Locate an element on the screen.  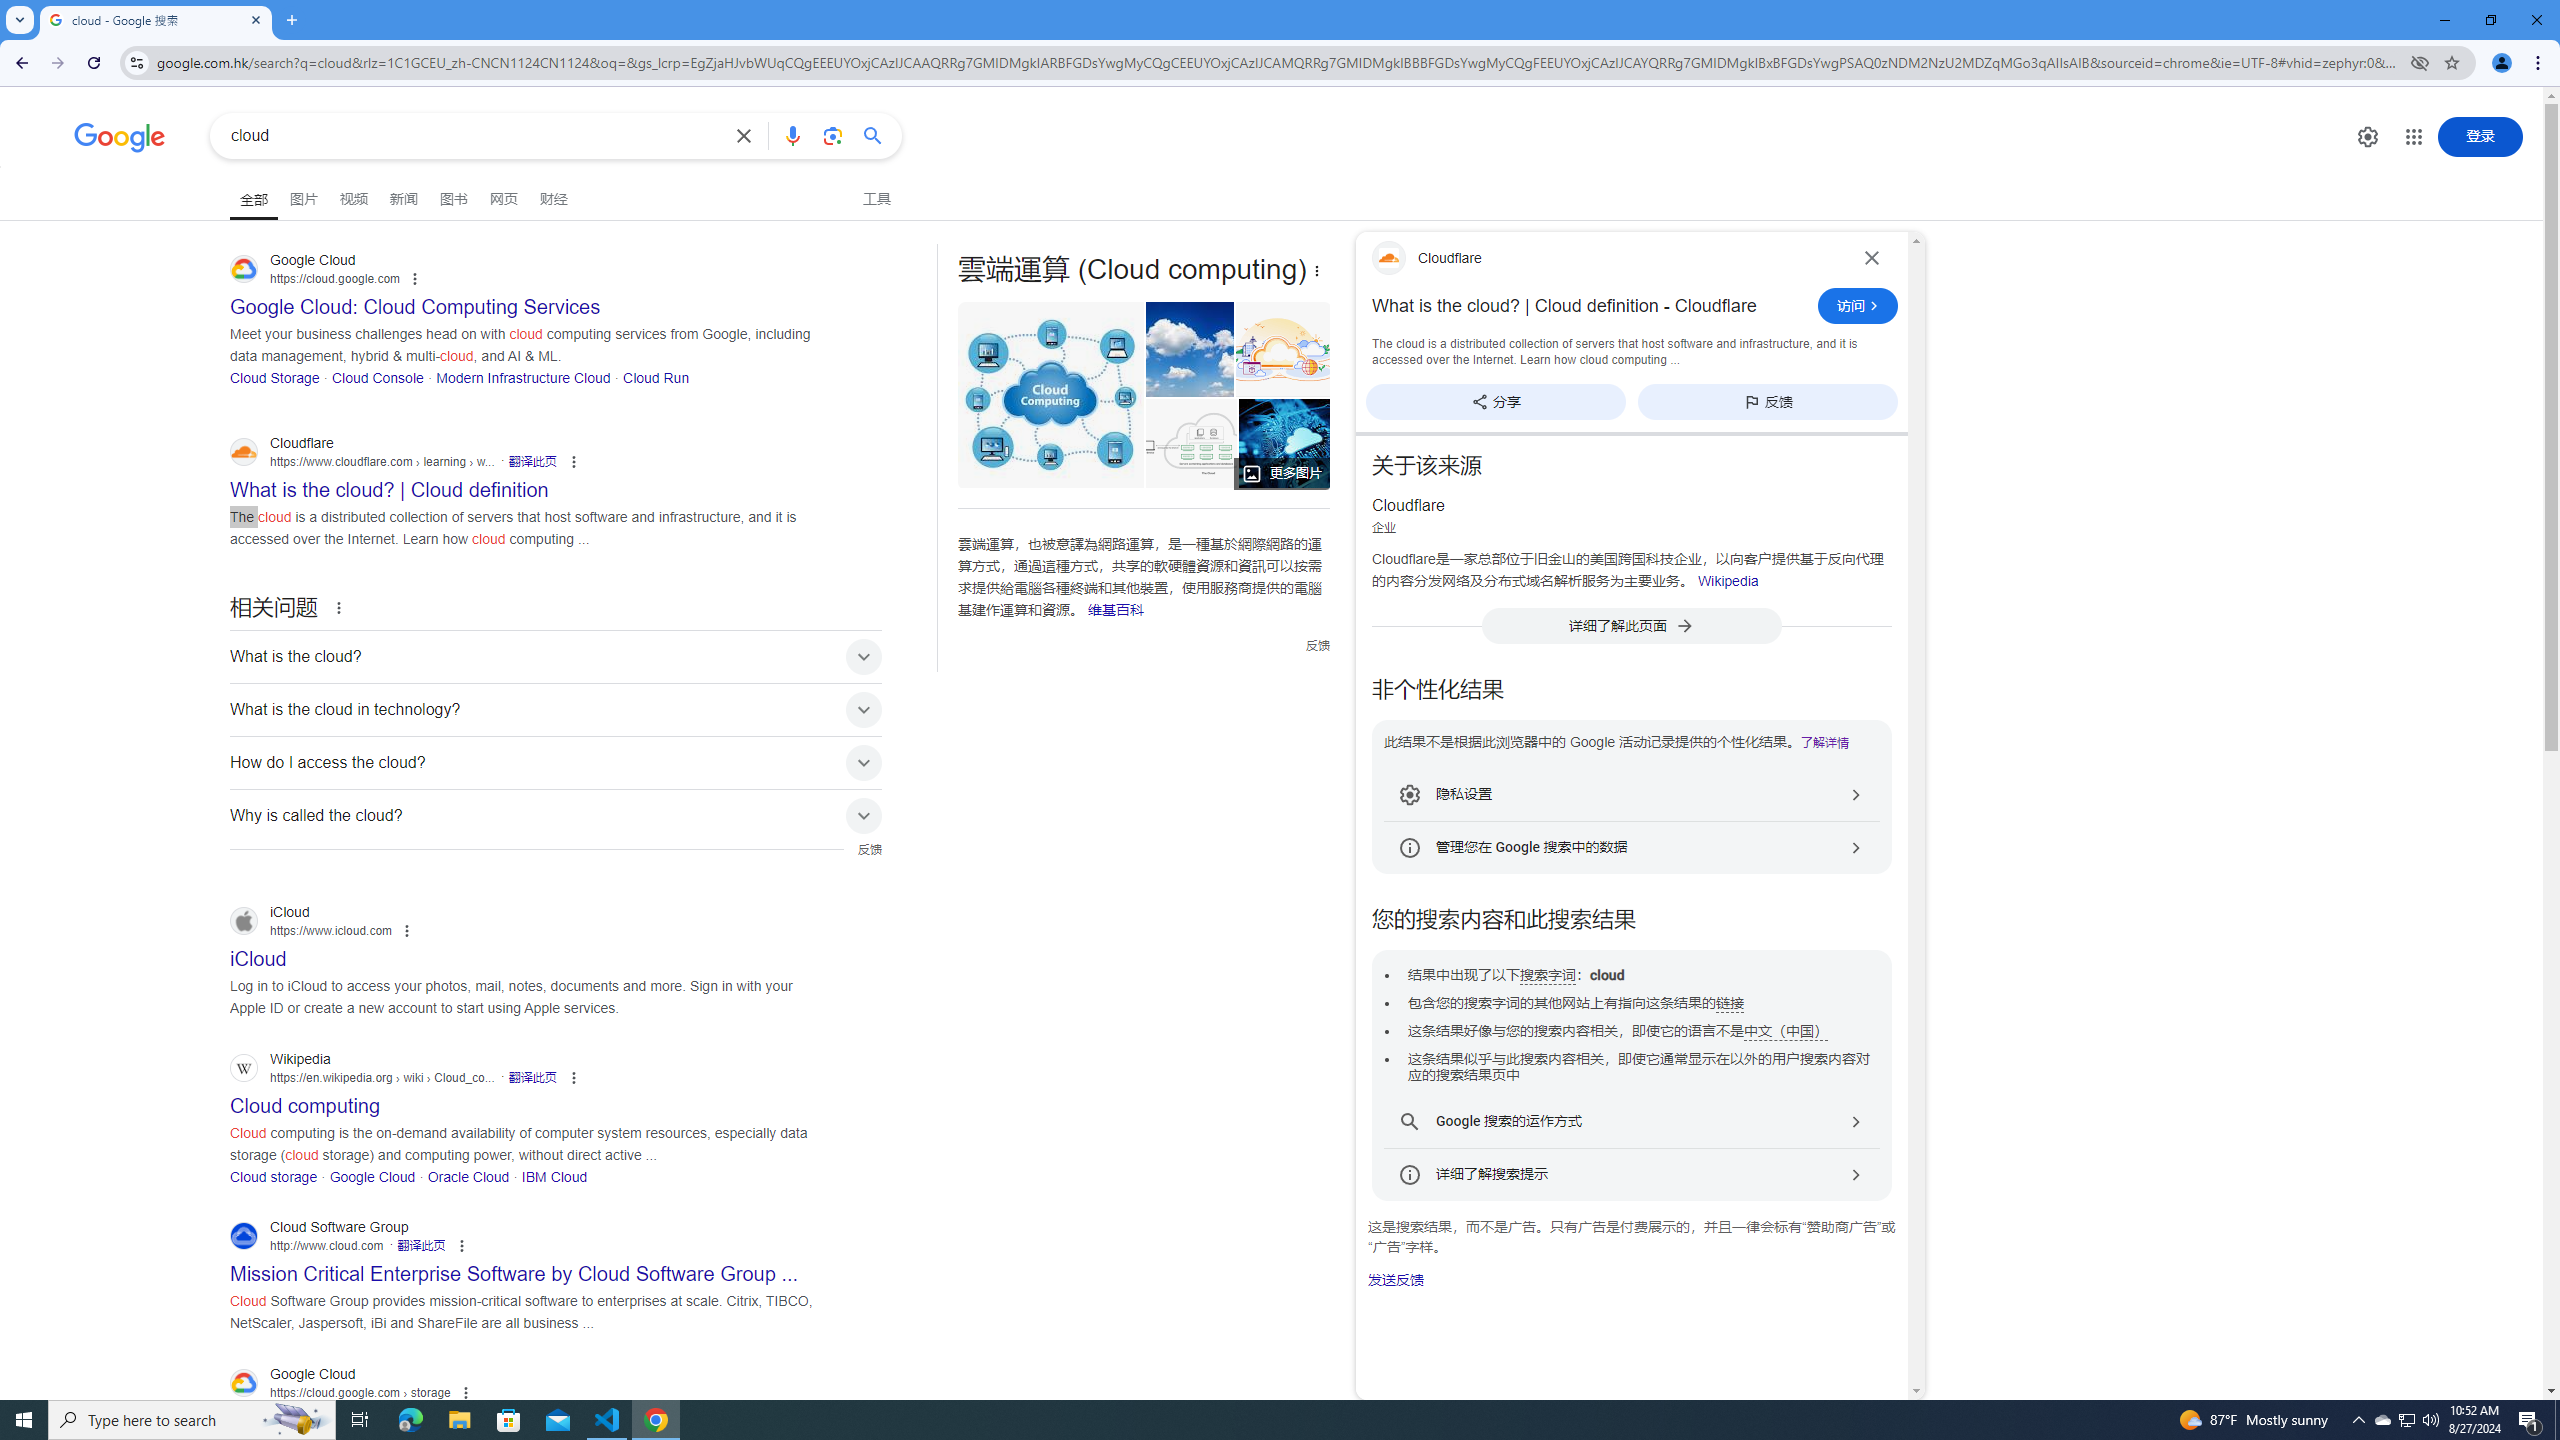
'Google' is located at coordinates (119, 137).